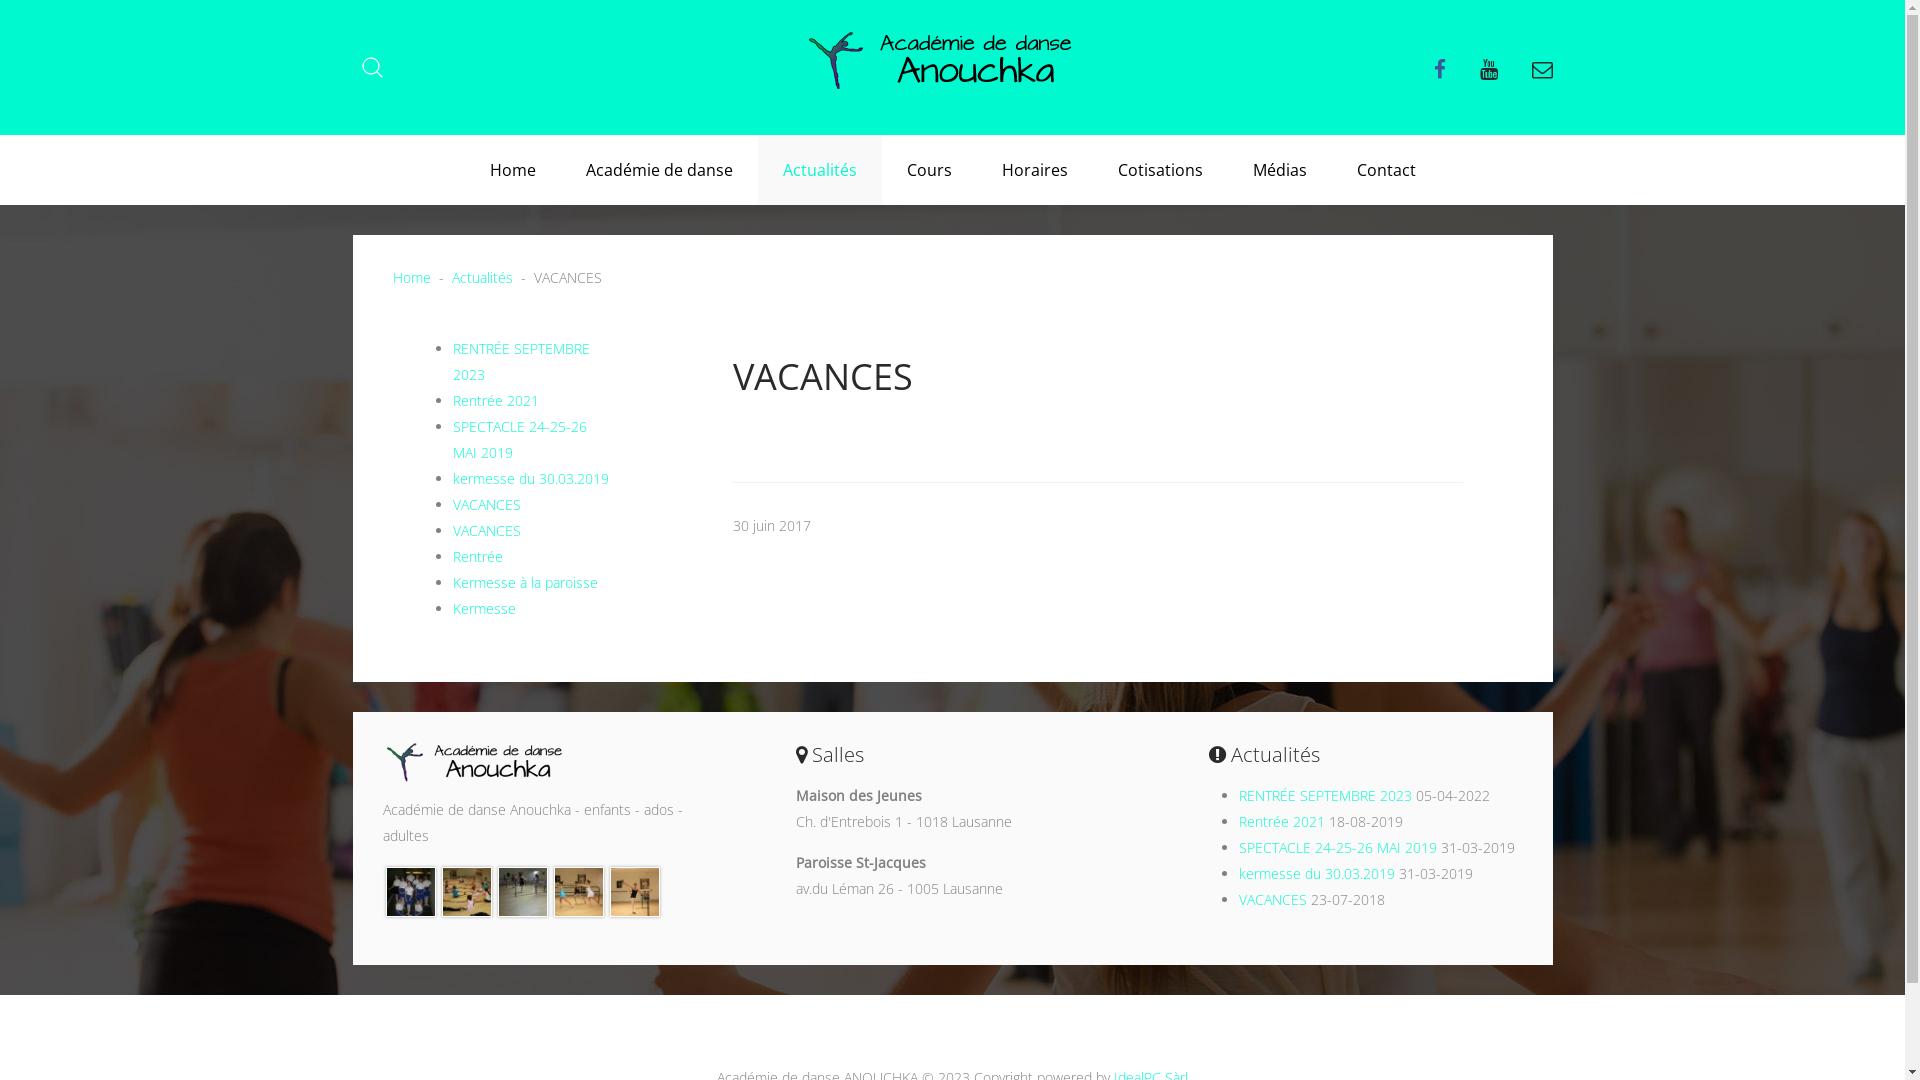 Image resolution: width=1920 pixels, height=1080 pixels. I want to click on 'kermesse du 30.03.2019', so click(529, 478).